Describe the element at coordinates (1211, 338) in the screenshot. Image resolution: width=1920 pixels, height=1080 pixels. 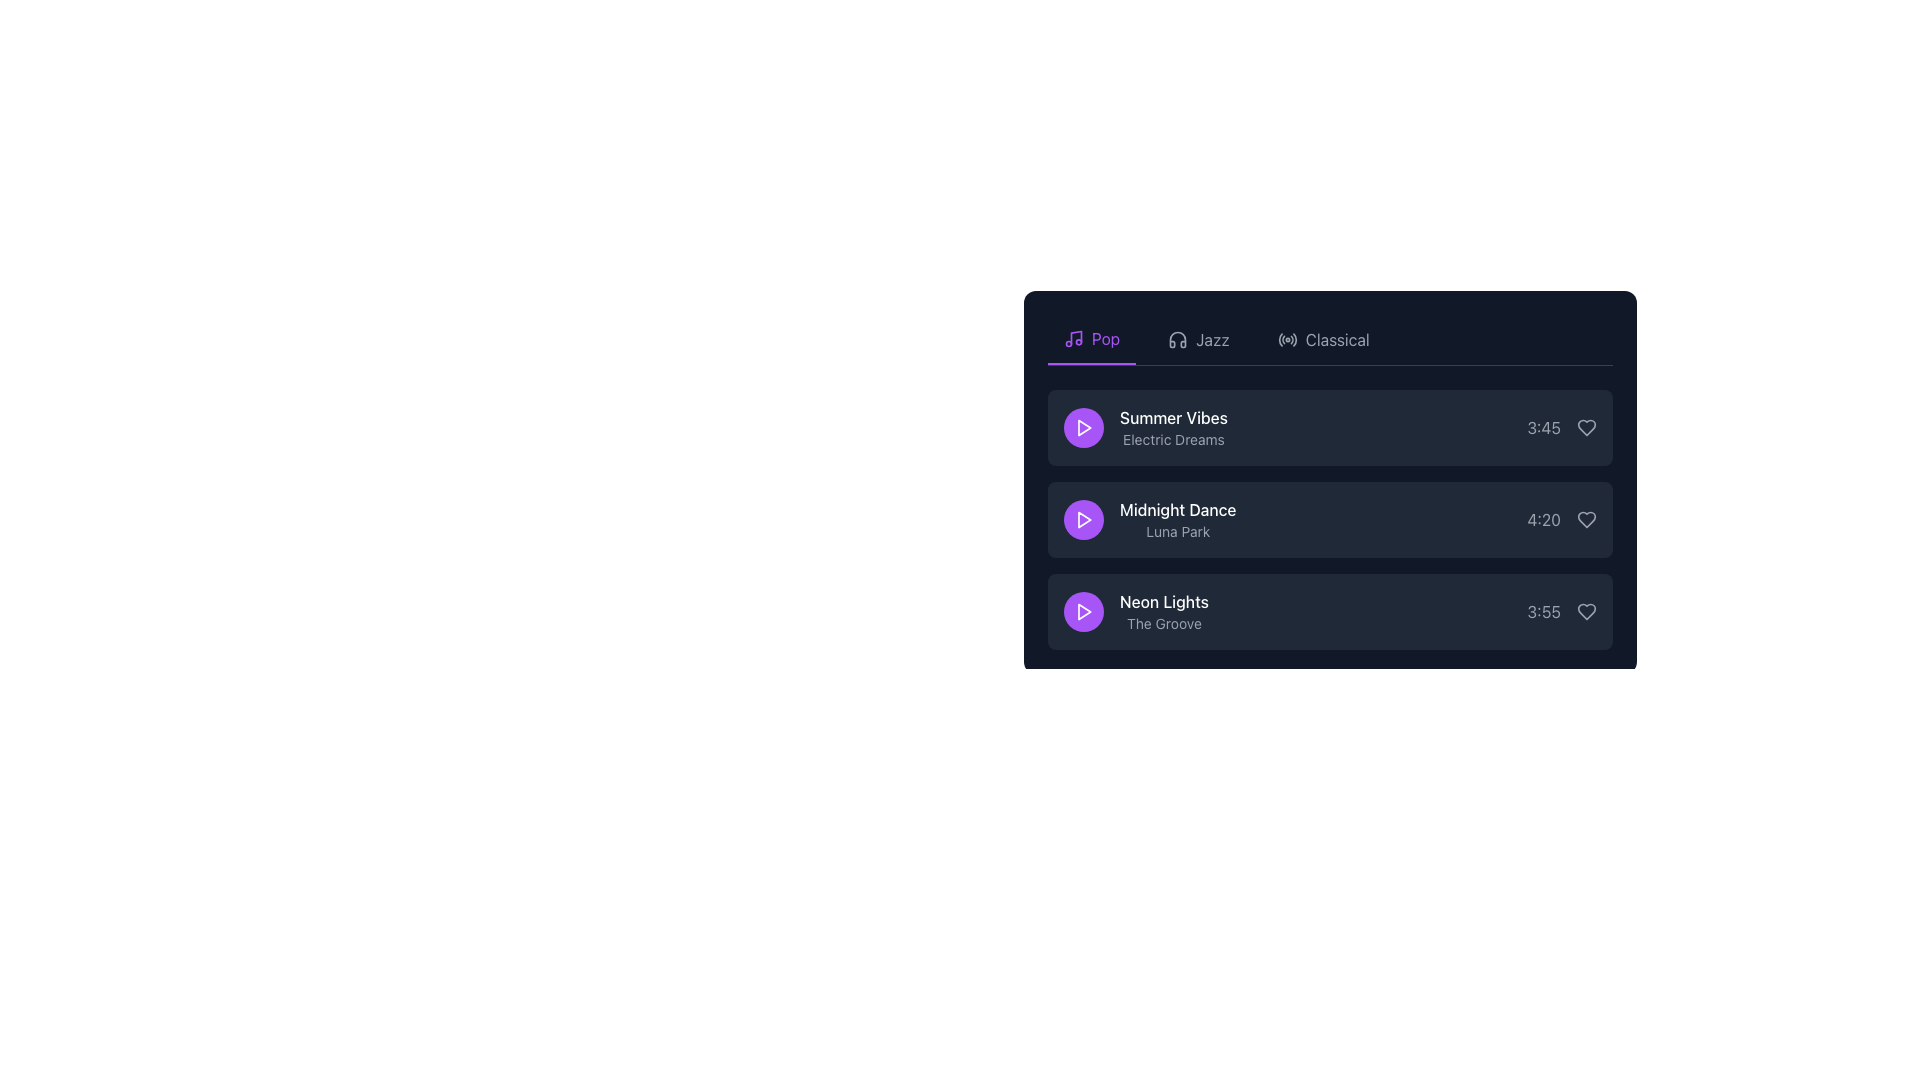
I see `the 'Jazz' text label in the top navigation bar` at that location.